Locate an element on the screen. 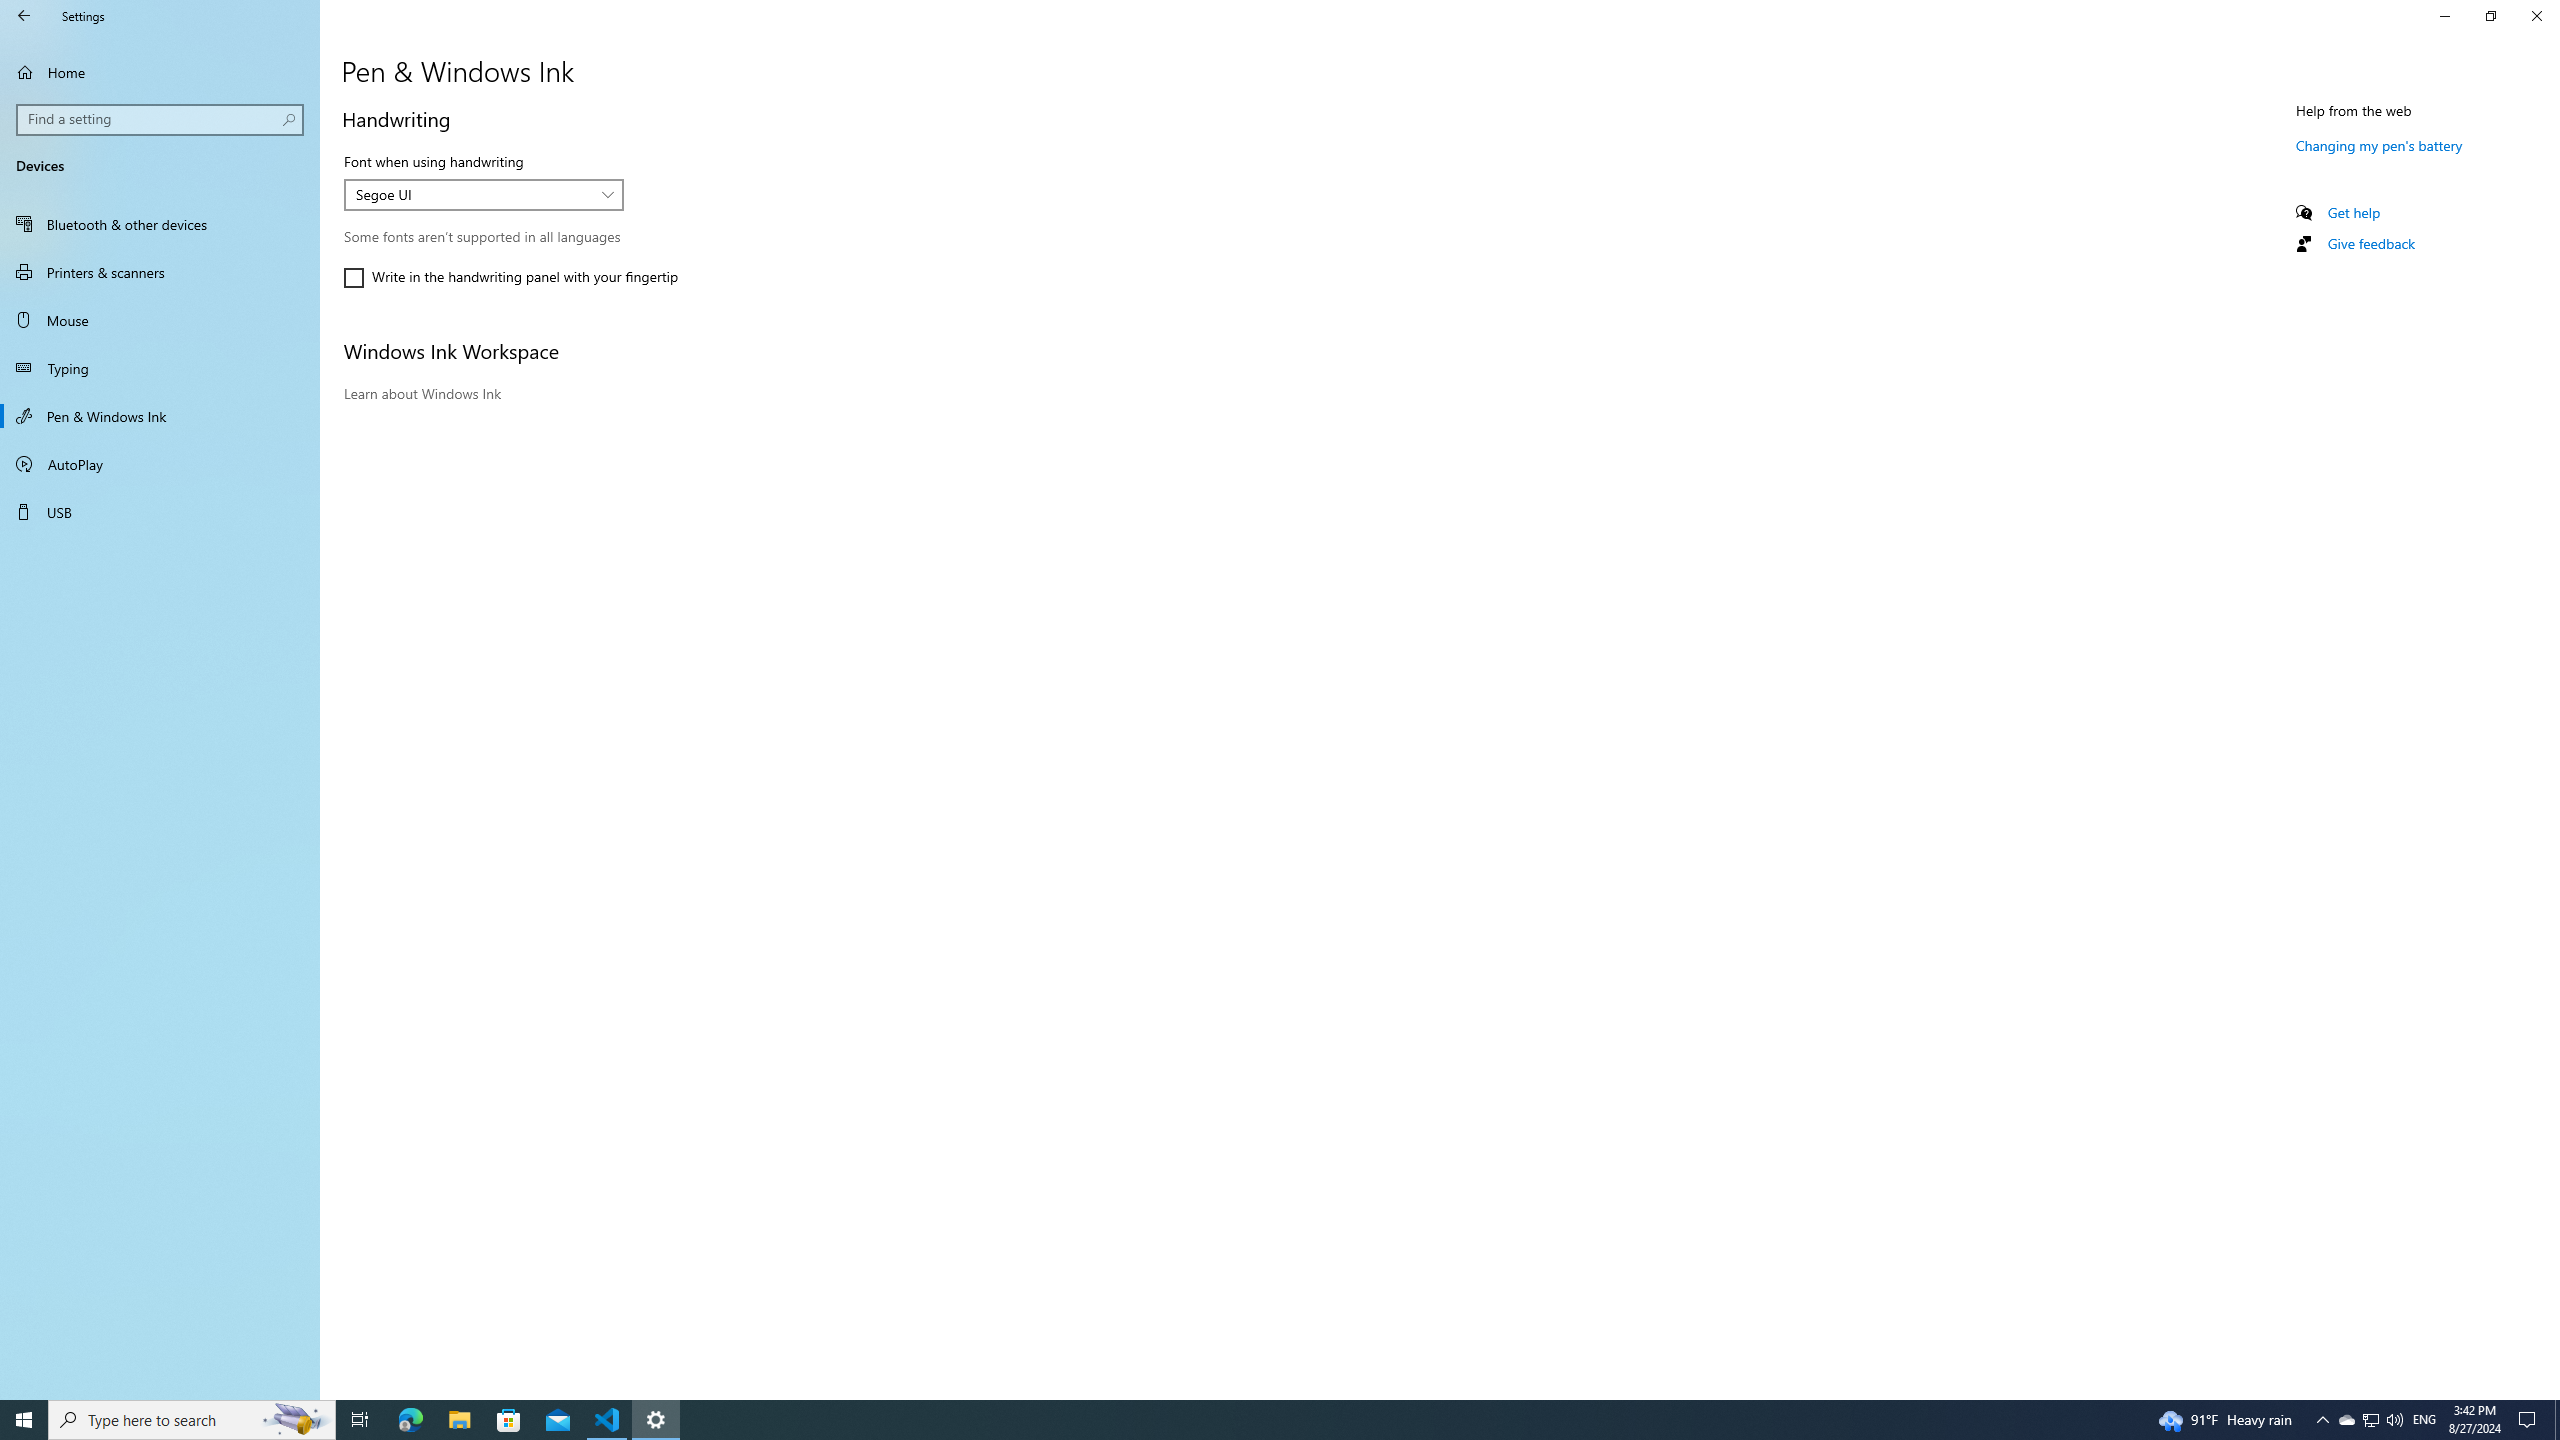  'Learn about Windows Ink' is located at coordinates (421, 392).